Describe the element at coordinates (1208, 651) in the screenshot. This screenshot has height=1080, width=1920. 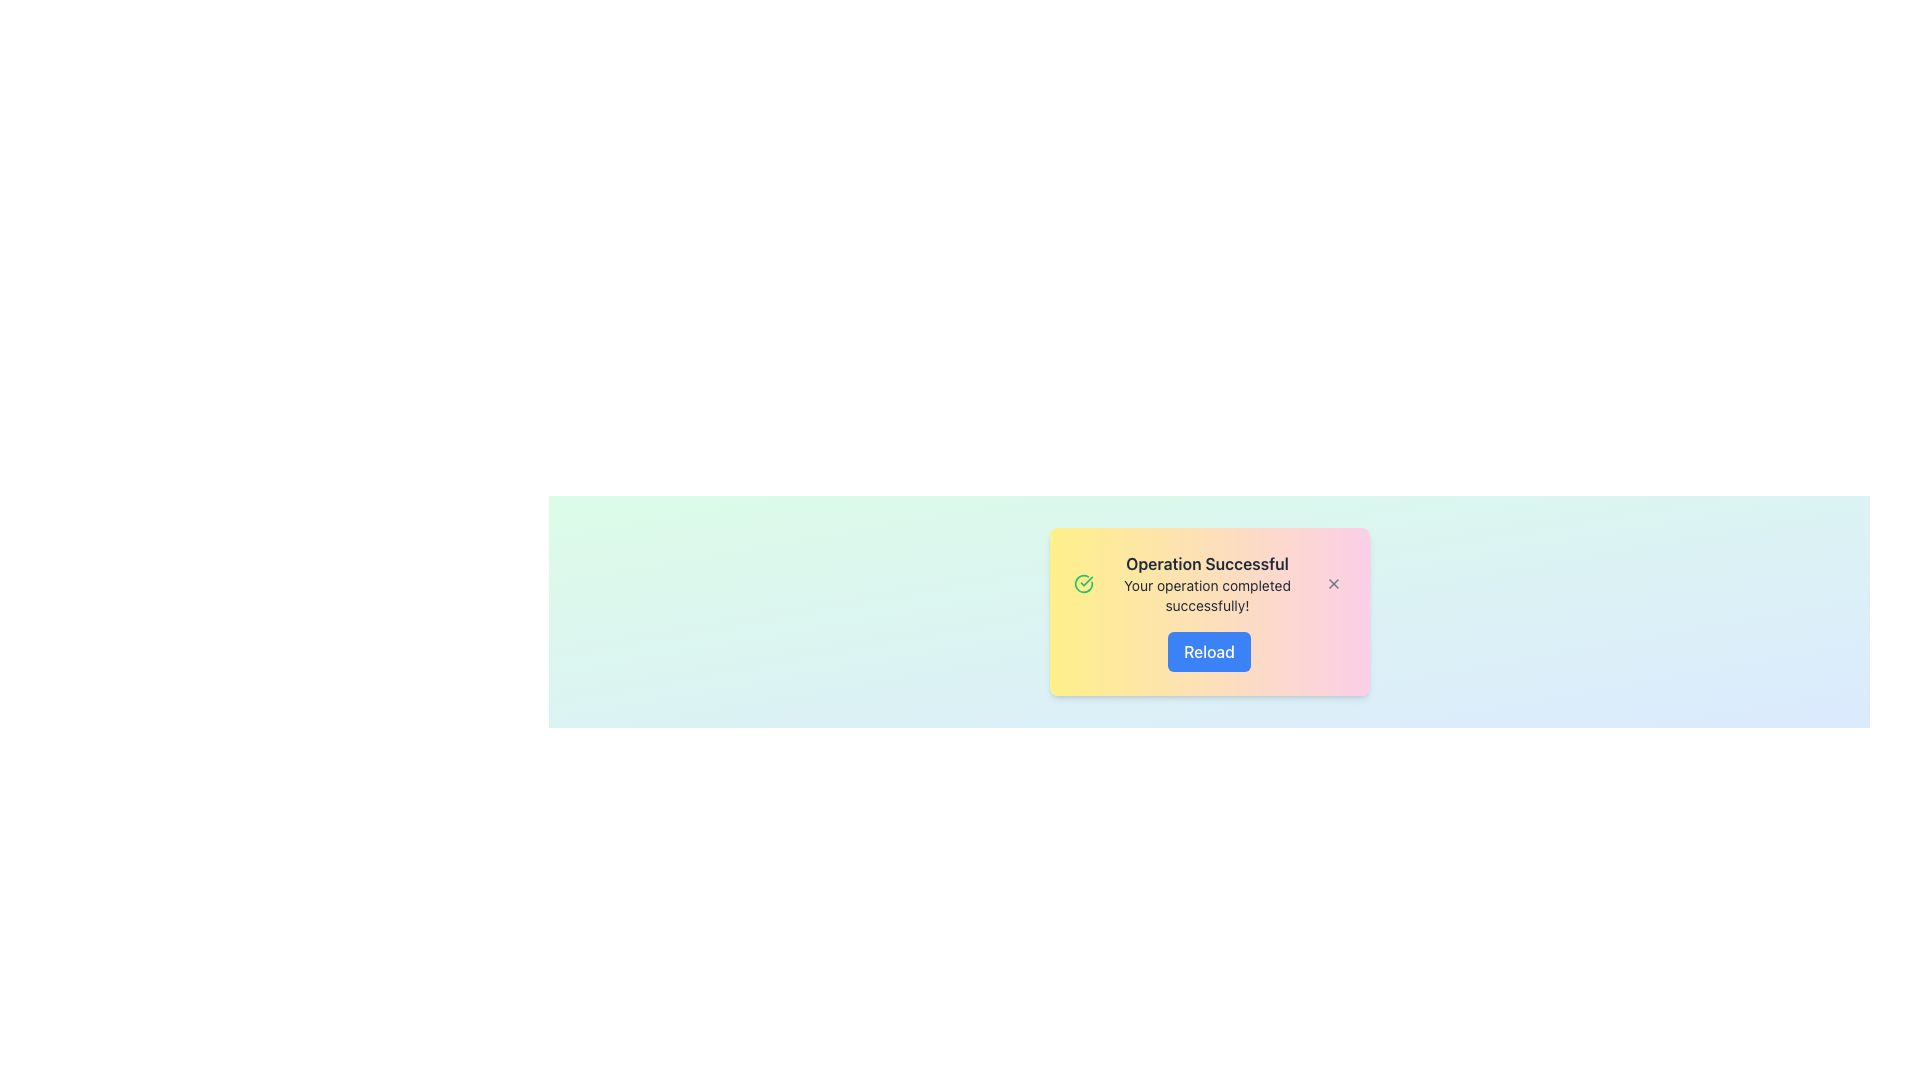
I see `the 'Reload' button with a bright blue background and white text to initiate a reload action` at that location.